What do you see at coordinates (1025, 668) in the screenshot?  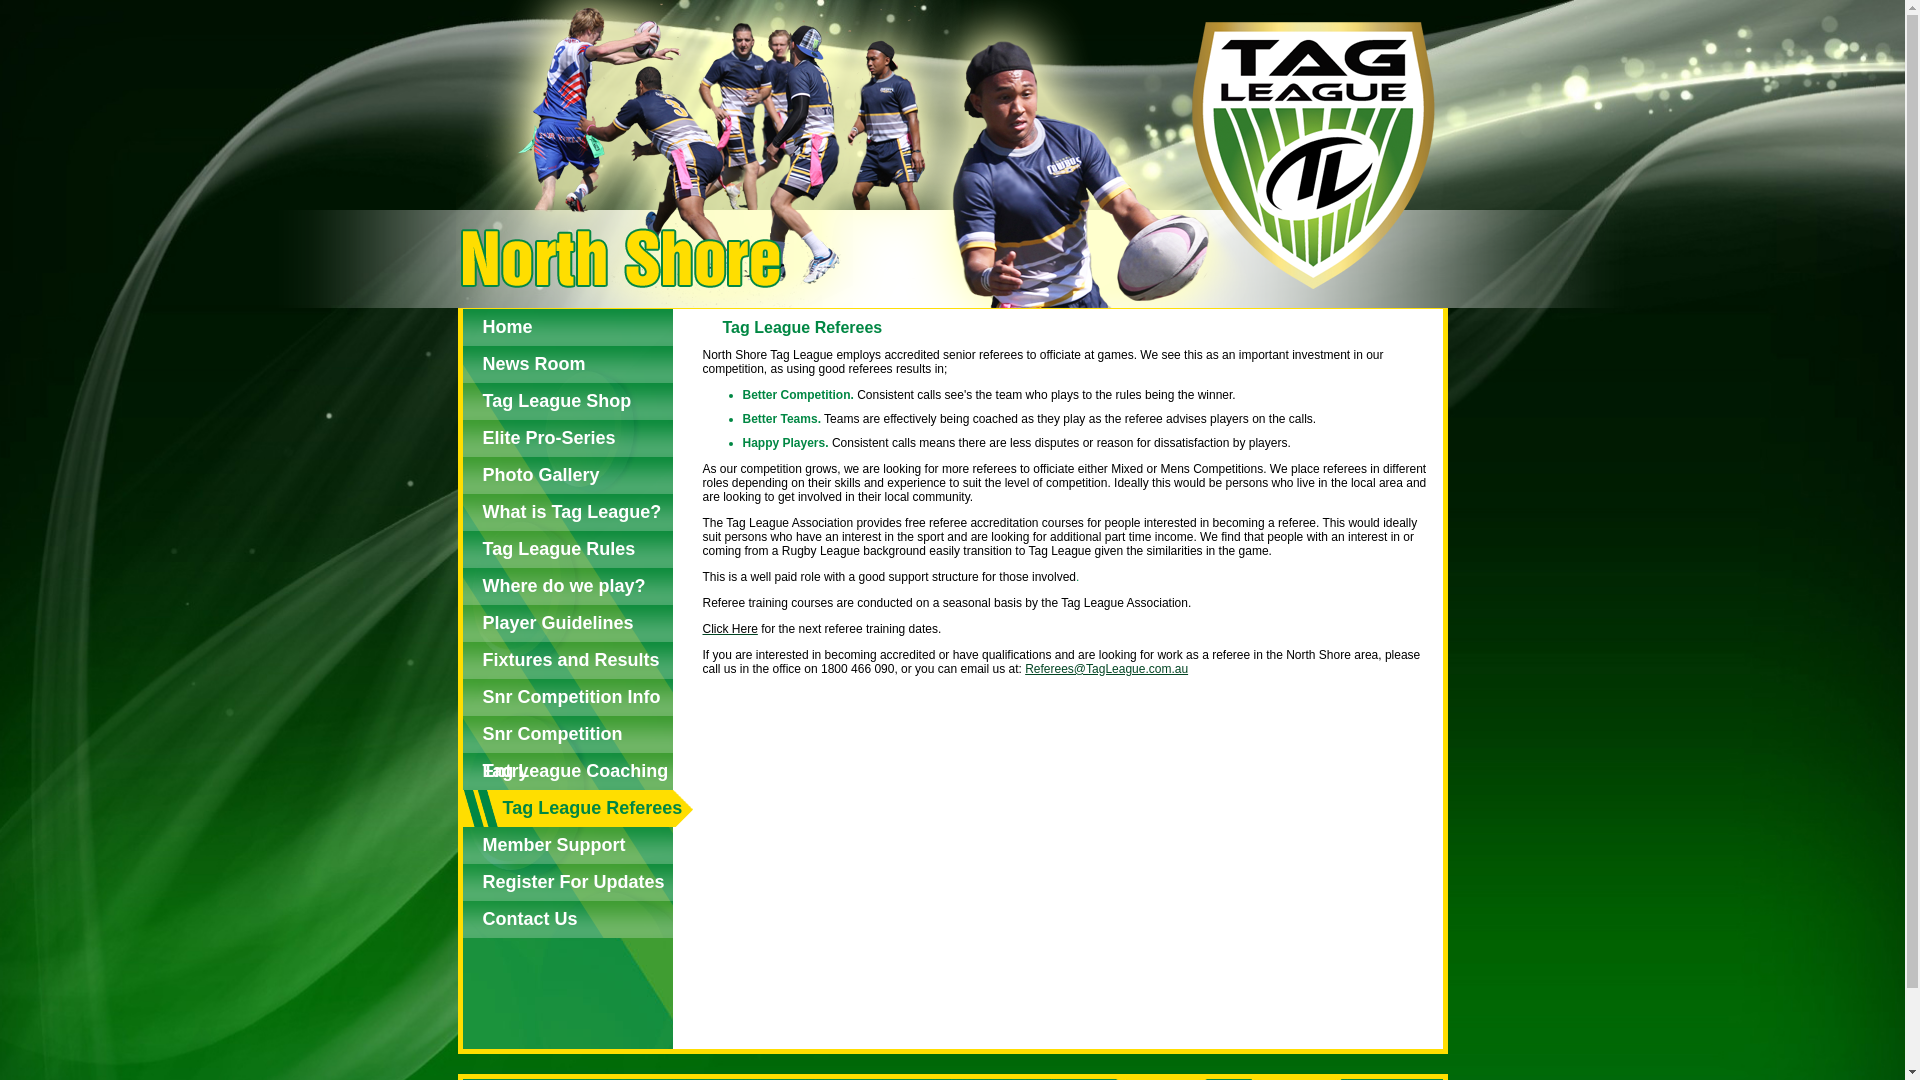 I see `'Referees@TagLeague.com.au'` at bounding box center [1025, 668].